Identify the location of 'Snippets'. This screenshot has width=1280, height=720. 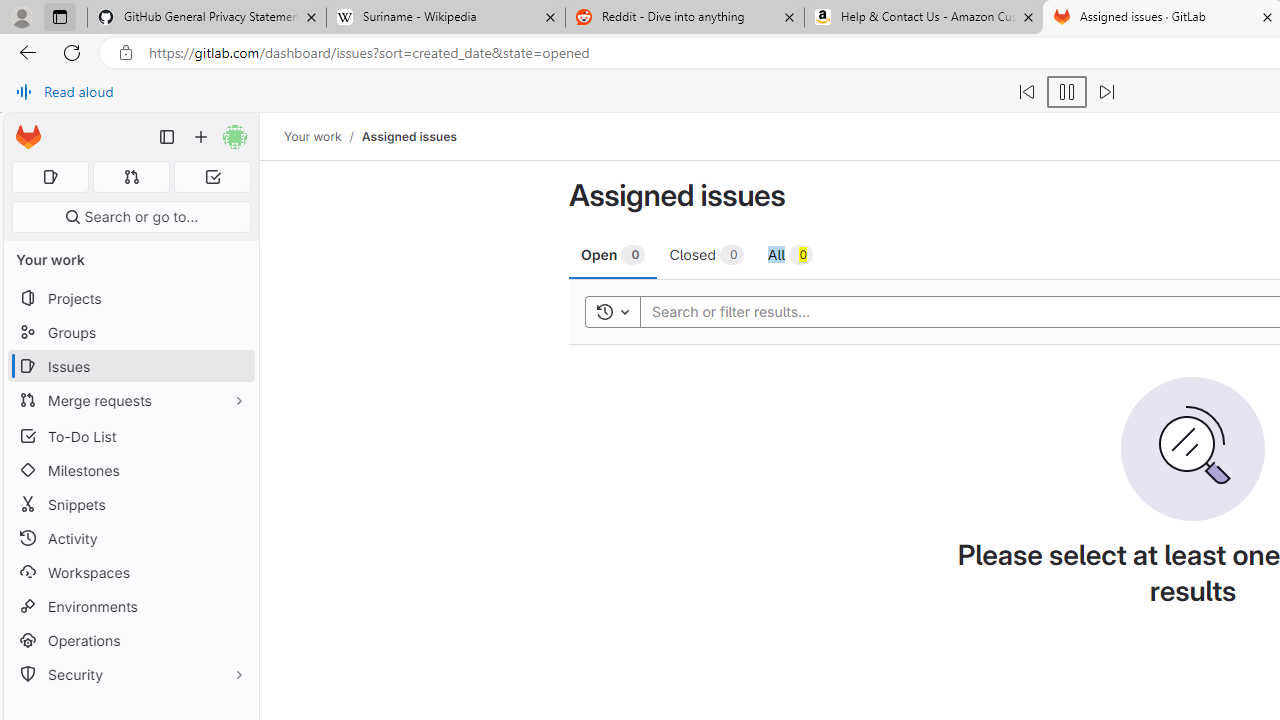
(130, 503).